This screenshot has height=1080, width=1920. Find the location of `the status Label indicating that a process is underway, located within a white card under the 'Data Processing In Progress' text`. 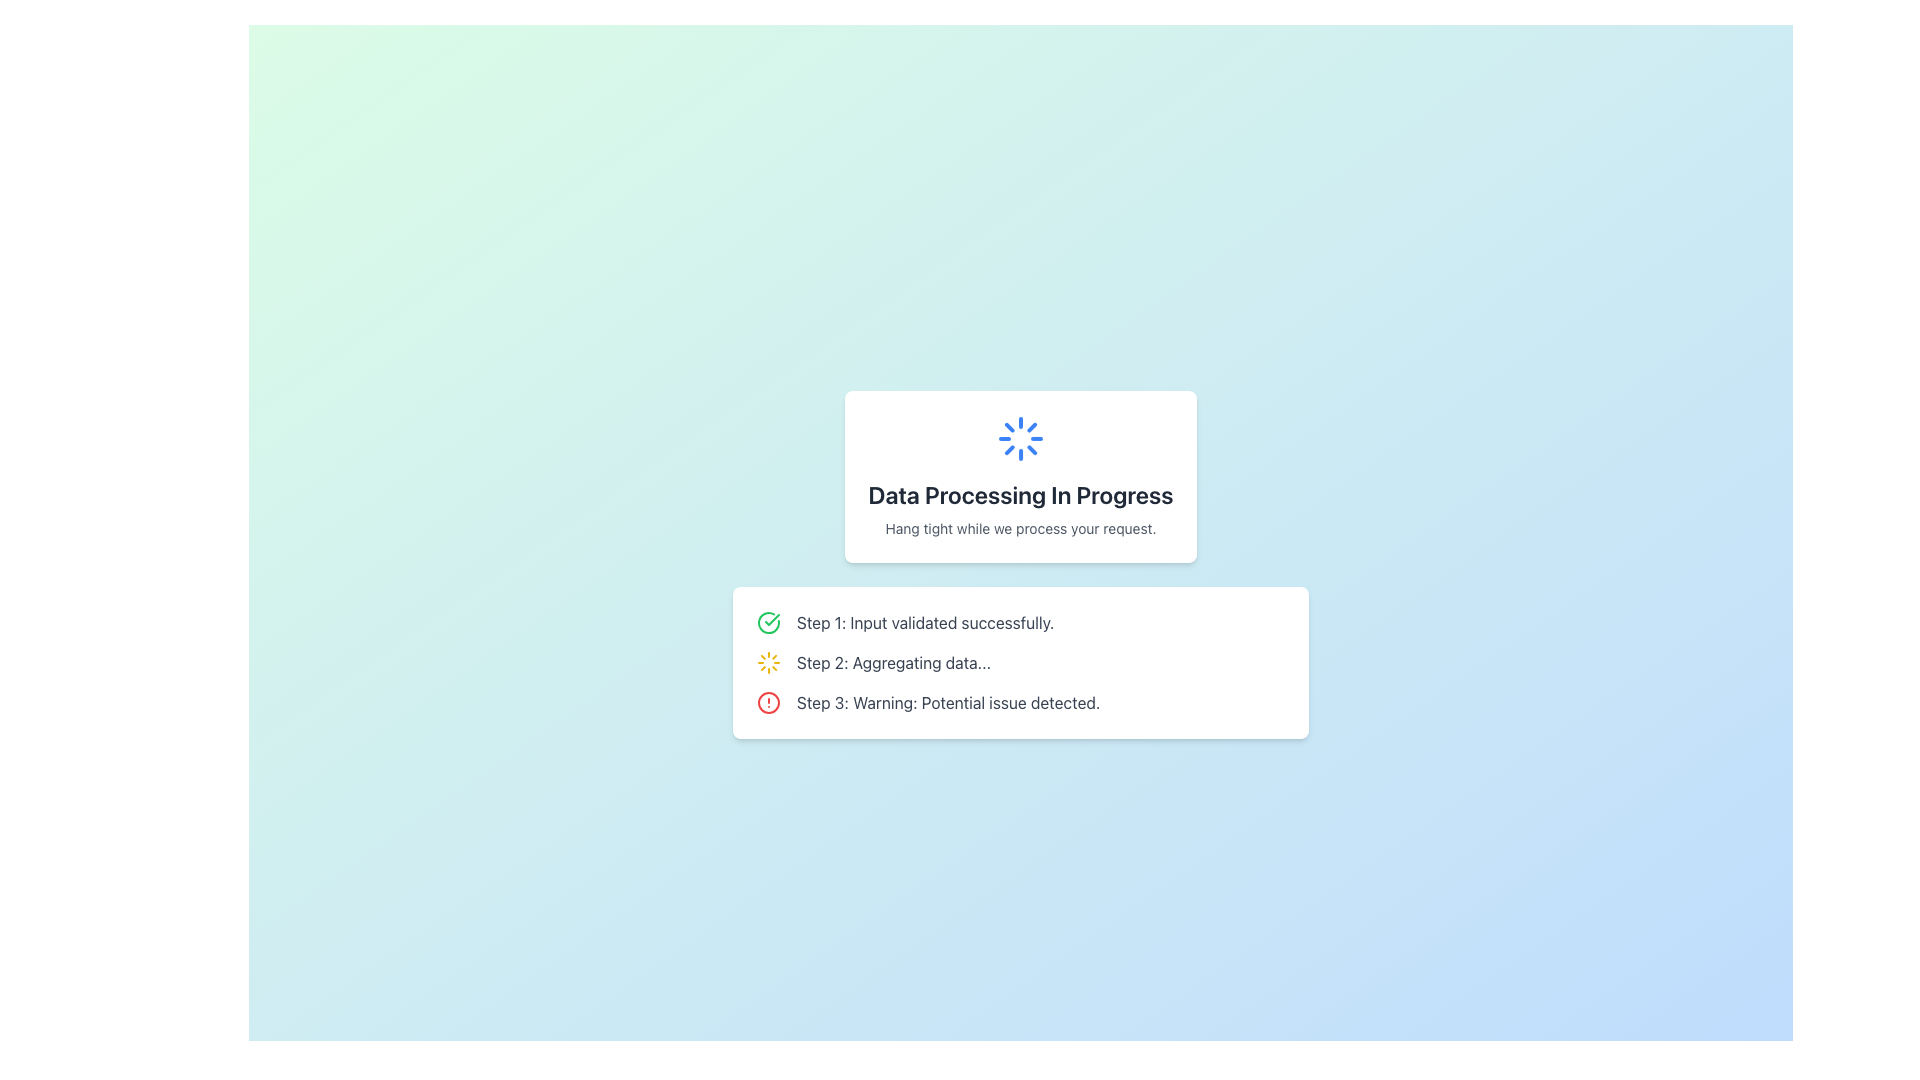

the status Label indicating that a process is underway, located within a white card under the 'Data Processing In Progress' text is located at coordinates (1021, 527).